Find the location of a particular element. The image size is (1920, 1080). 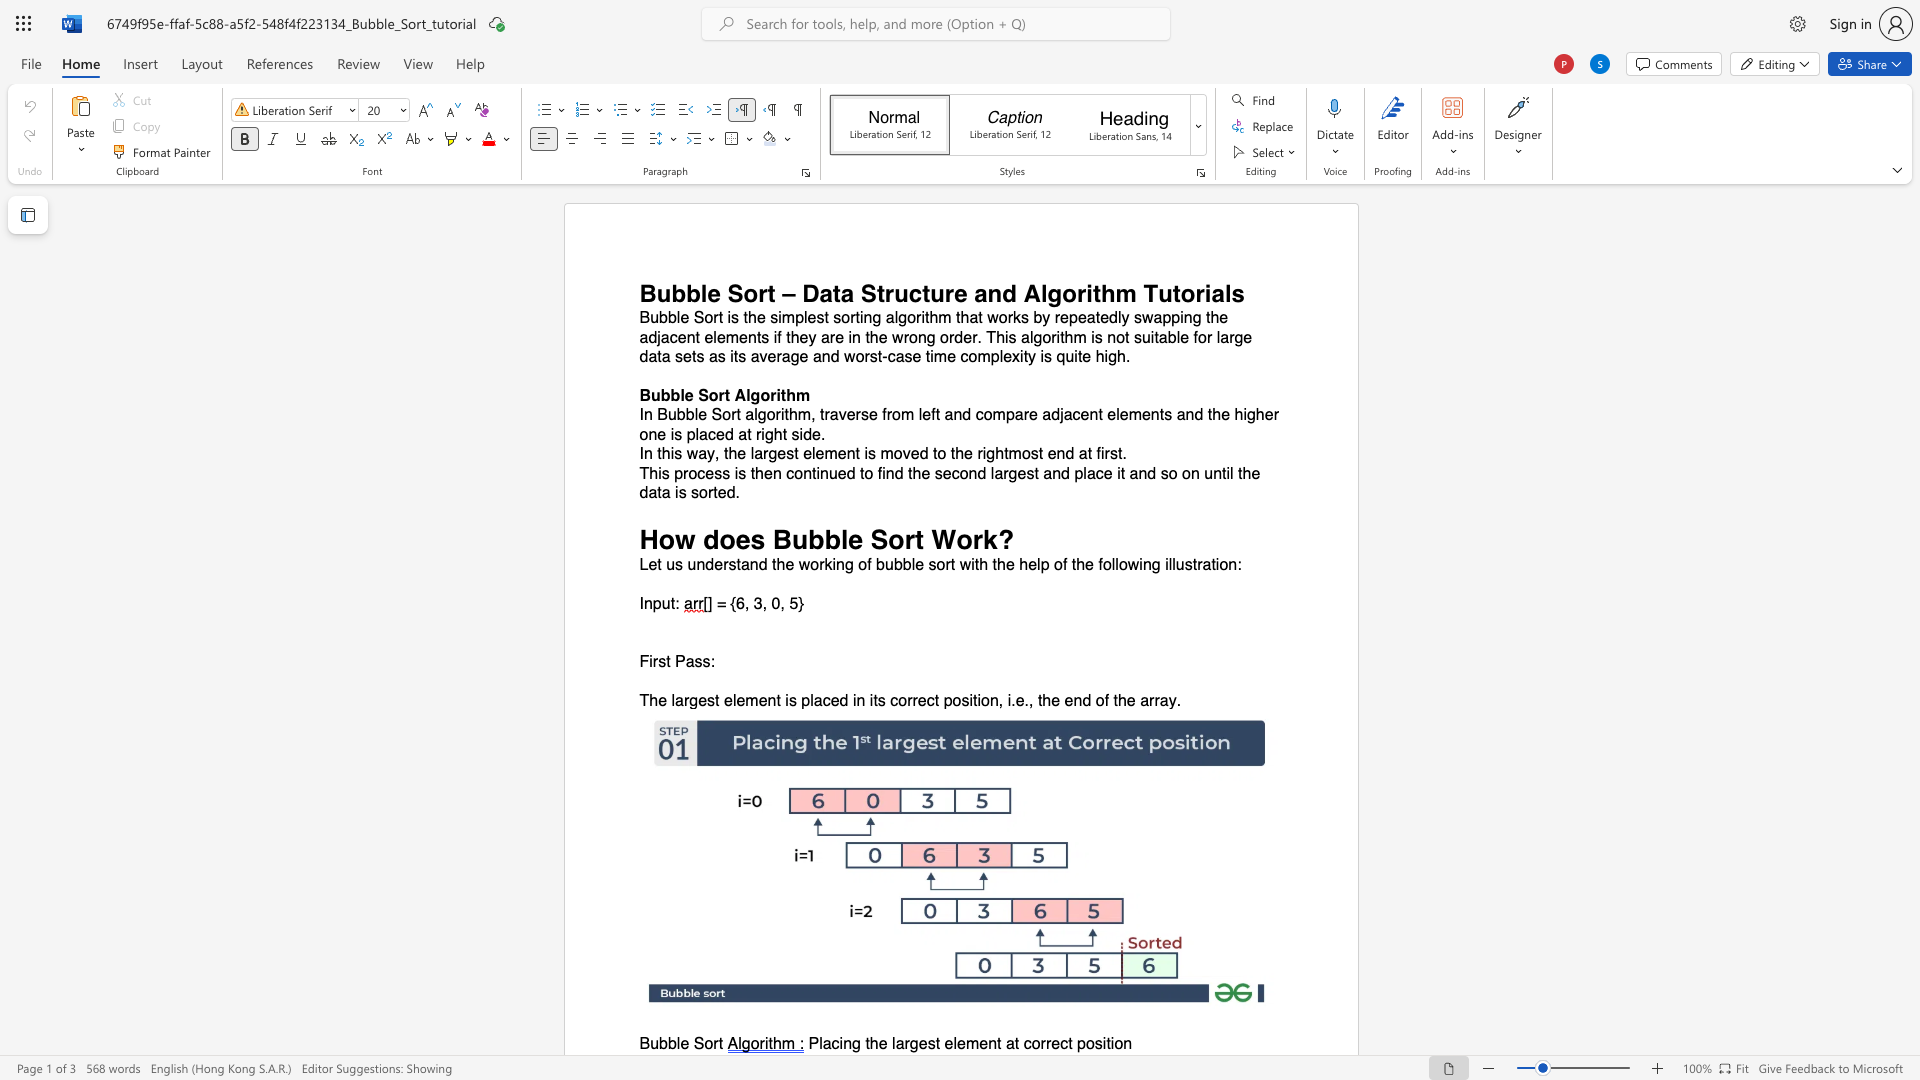

the space between the continuous character "{" and "6" in the text is located at coordinates (735, 603).